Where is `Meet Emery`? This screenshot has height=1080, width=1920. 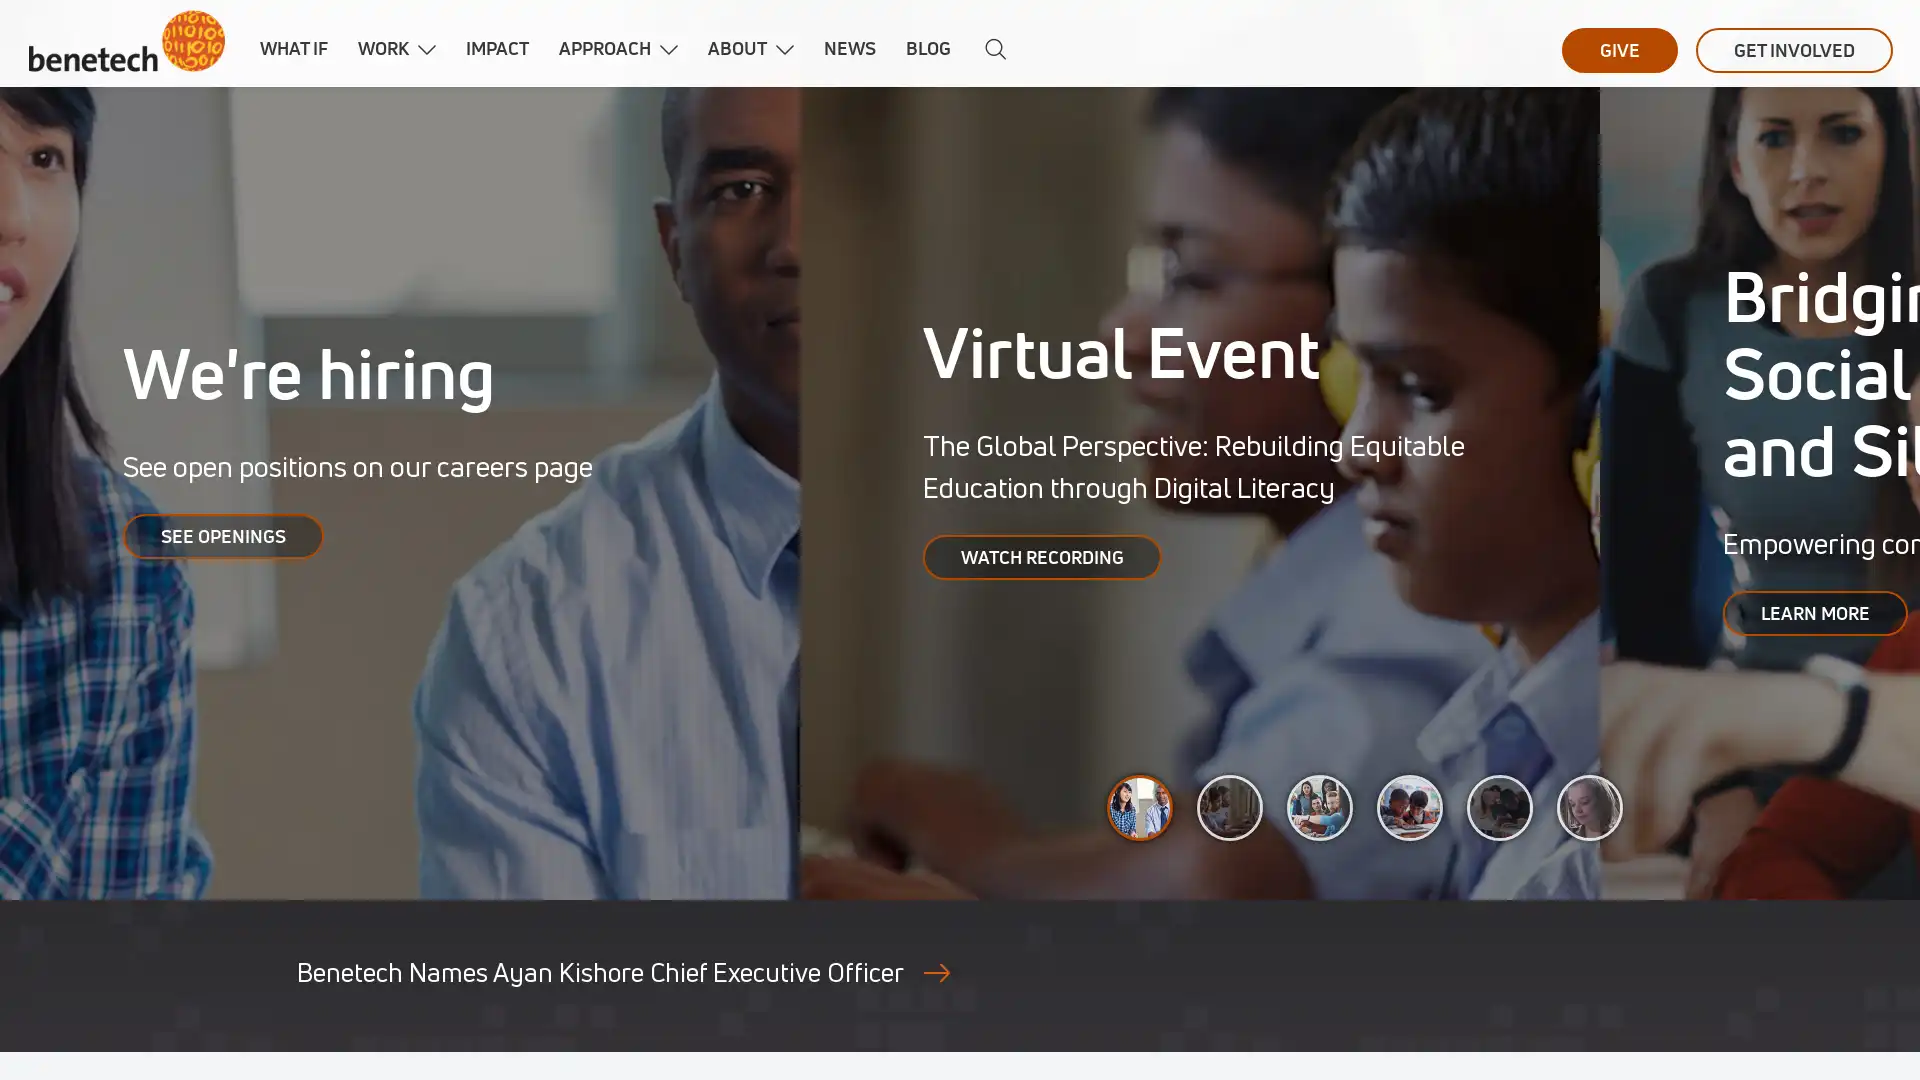
Meet Emery is located at coordinates (1588, 806).